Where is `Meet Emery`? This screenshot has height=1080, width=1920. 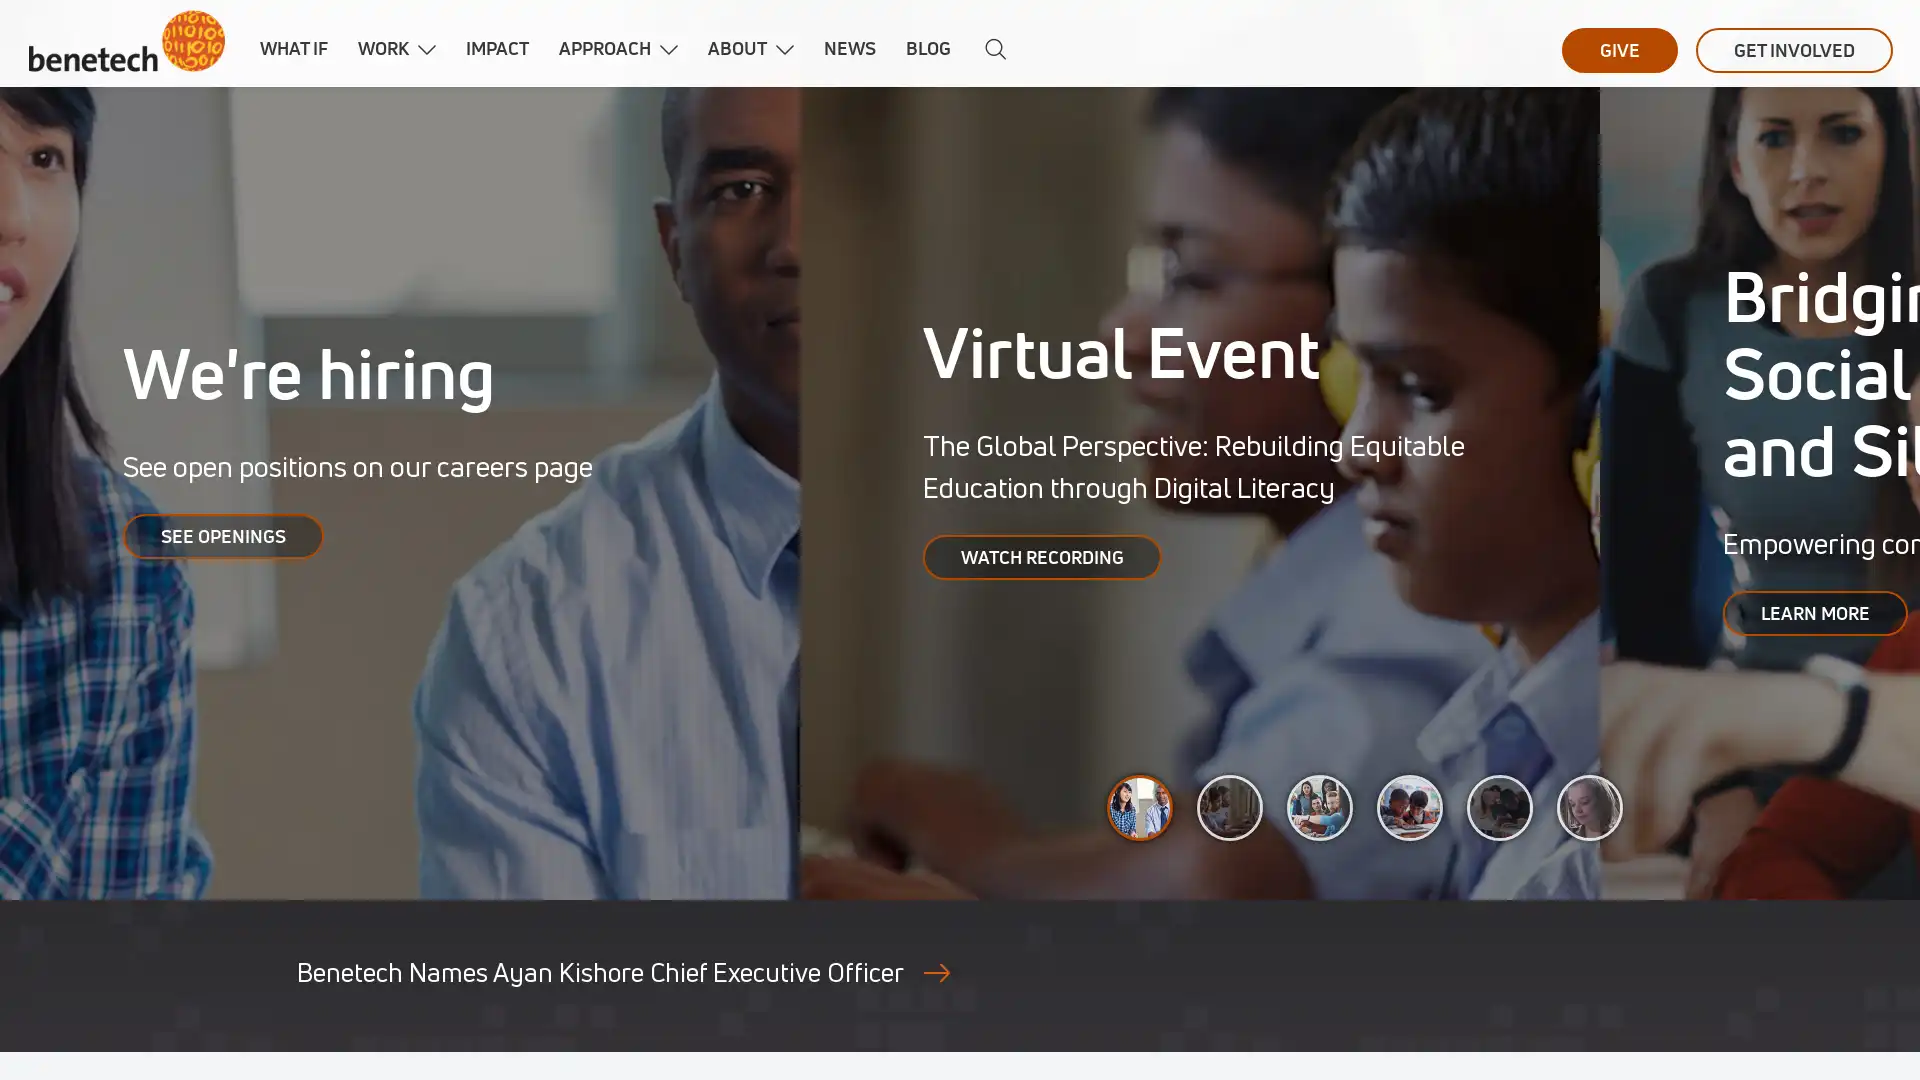
Meet Emery is located at coordinates (1588, 806).